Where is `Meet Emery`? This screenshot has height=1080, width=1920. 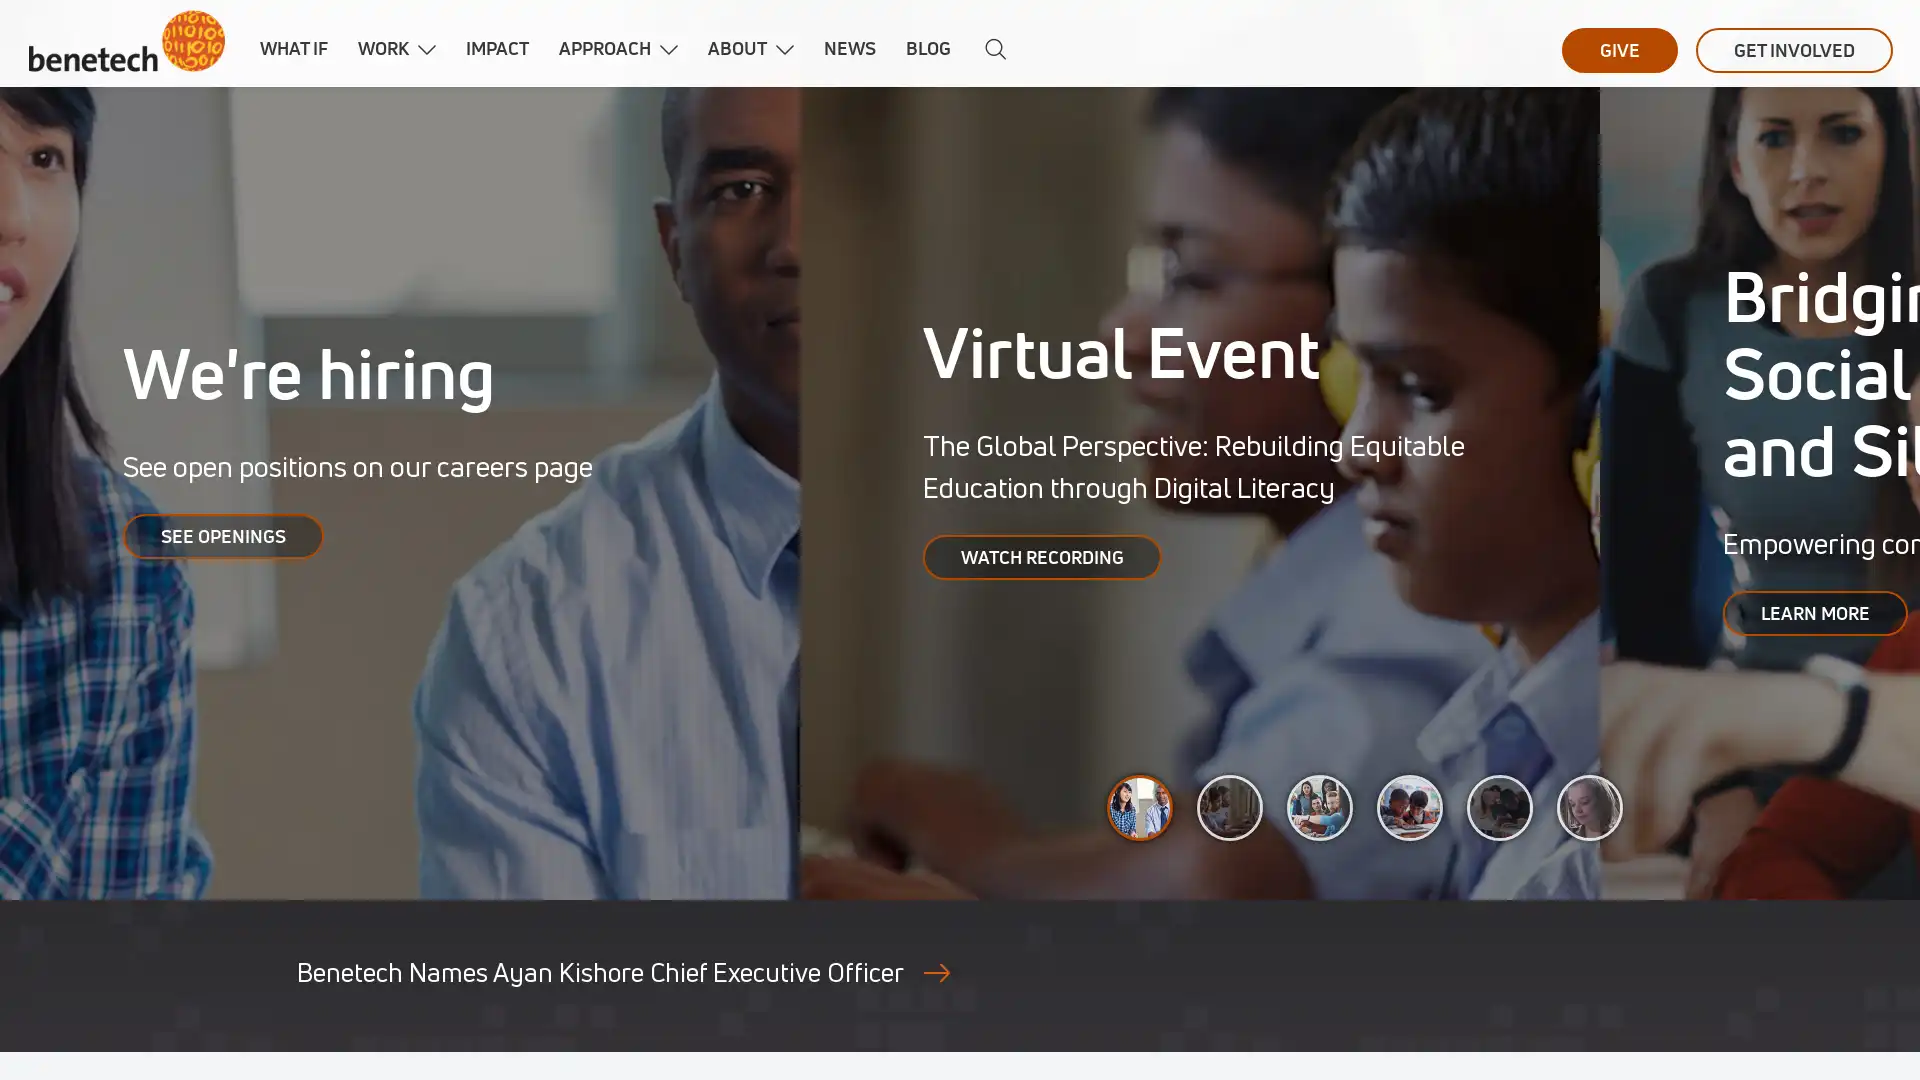
Meet Emery is located at coordinates (1588, 806).